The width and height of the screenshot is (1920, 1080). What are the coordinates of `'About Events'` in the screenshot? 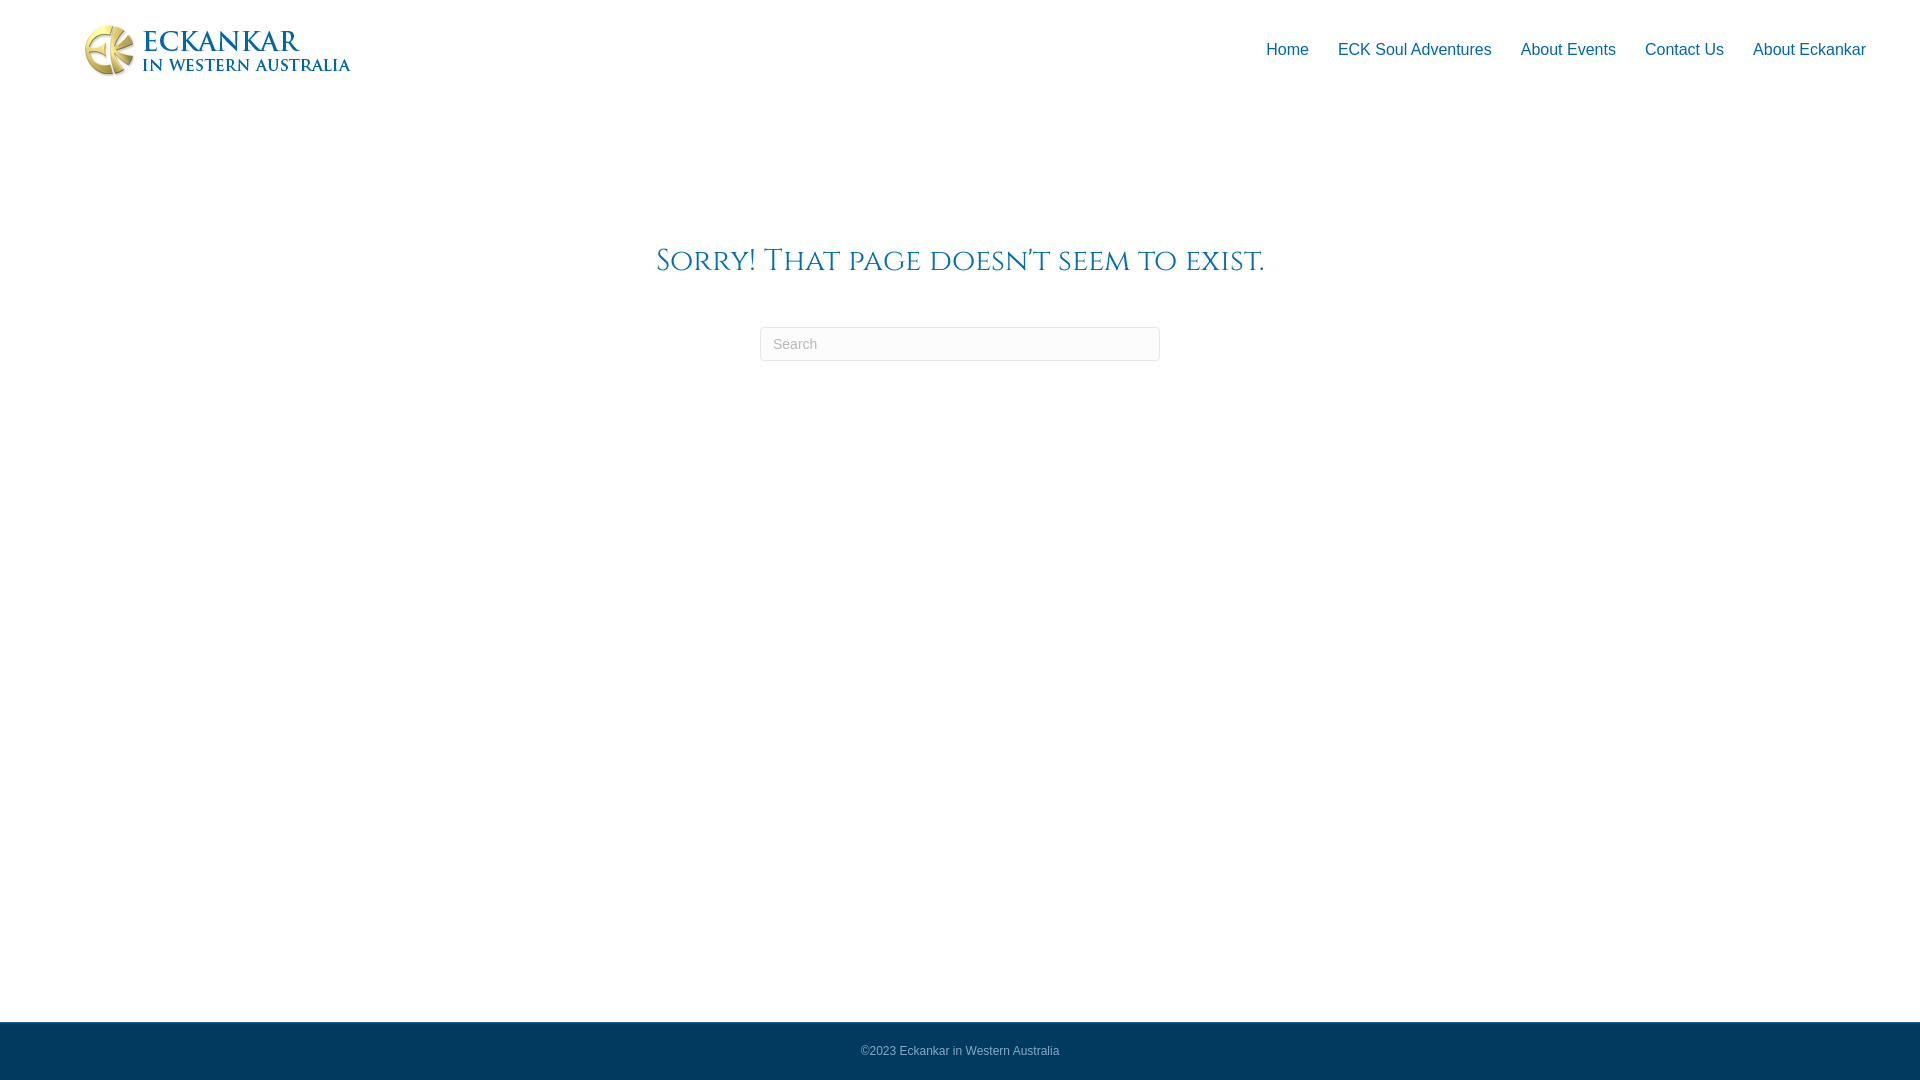 It's located at (1567, 48).